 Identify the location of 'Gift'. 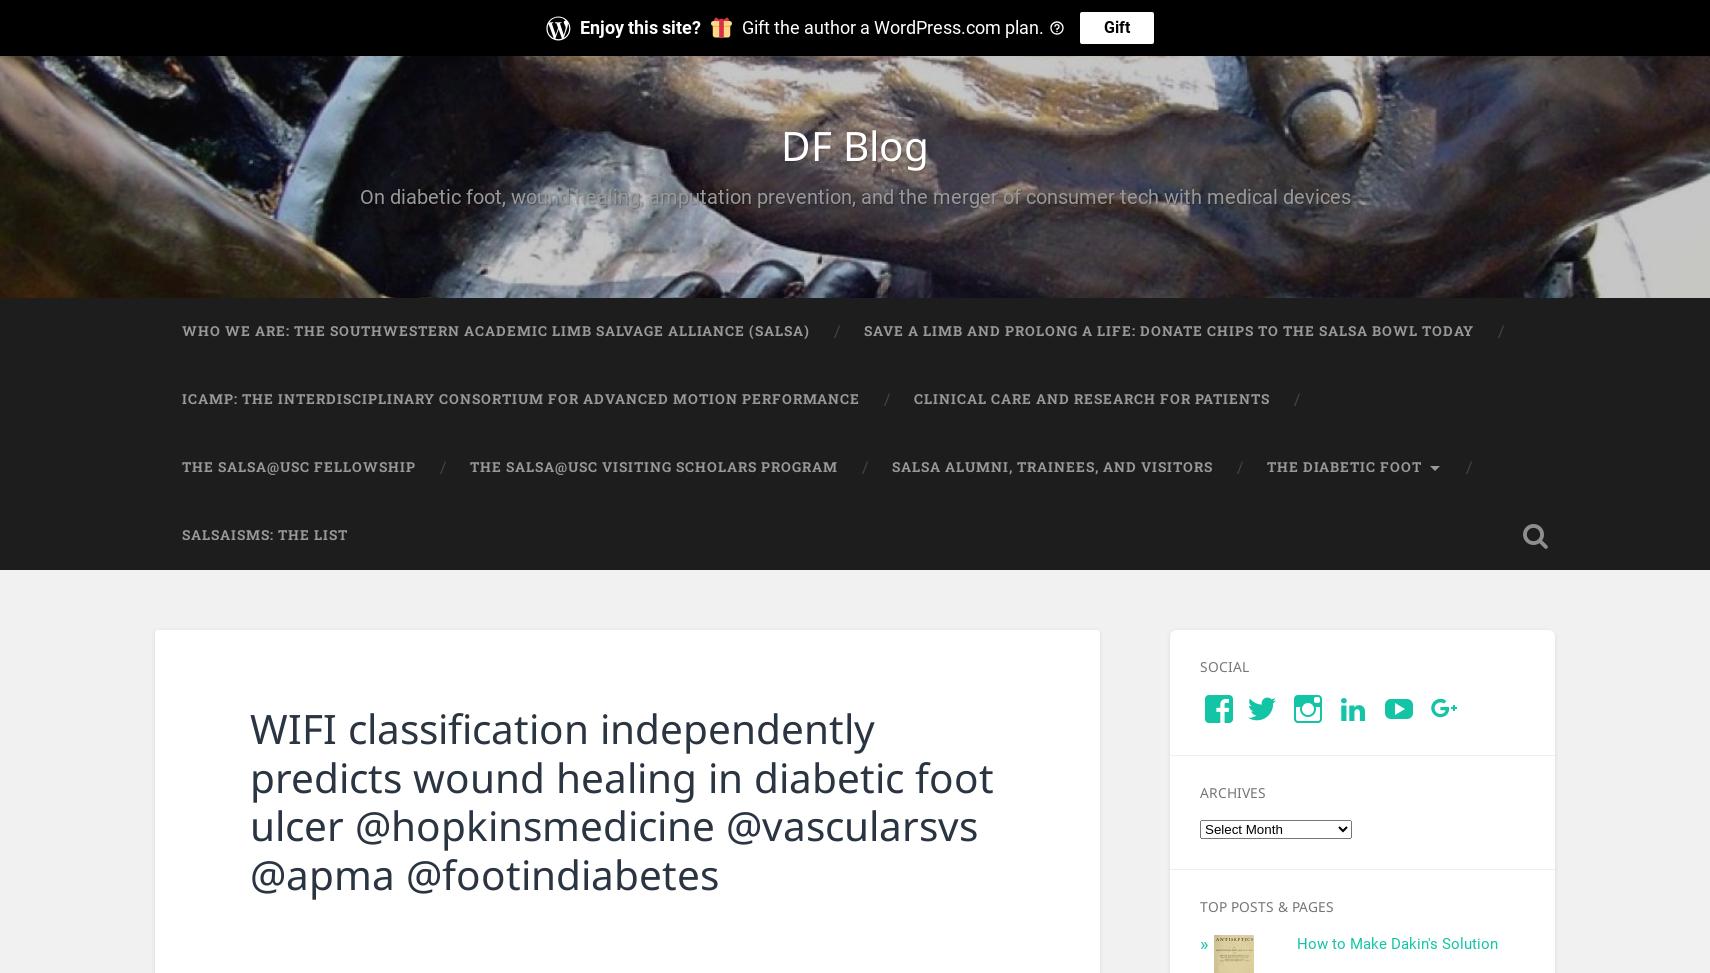
(1115, 27).